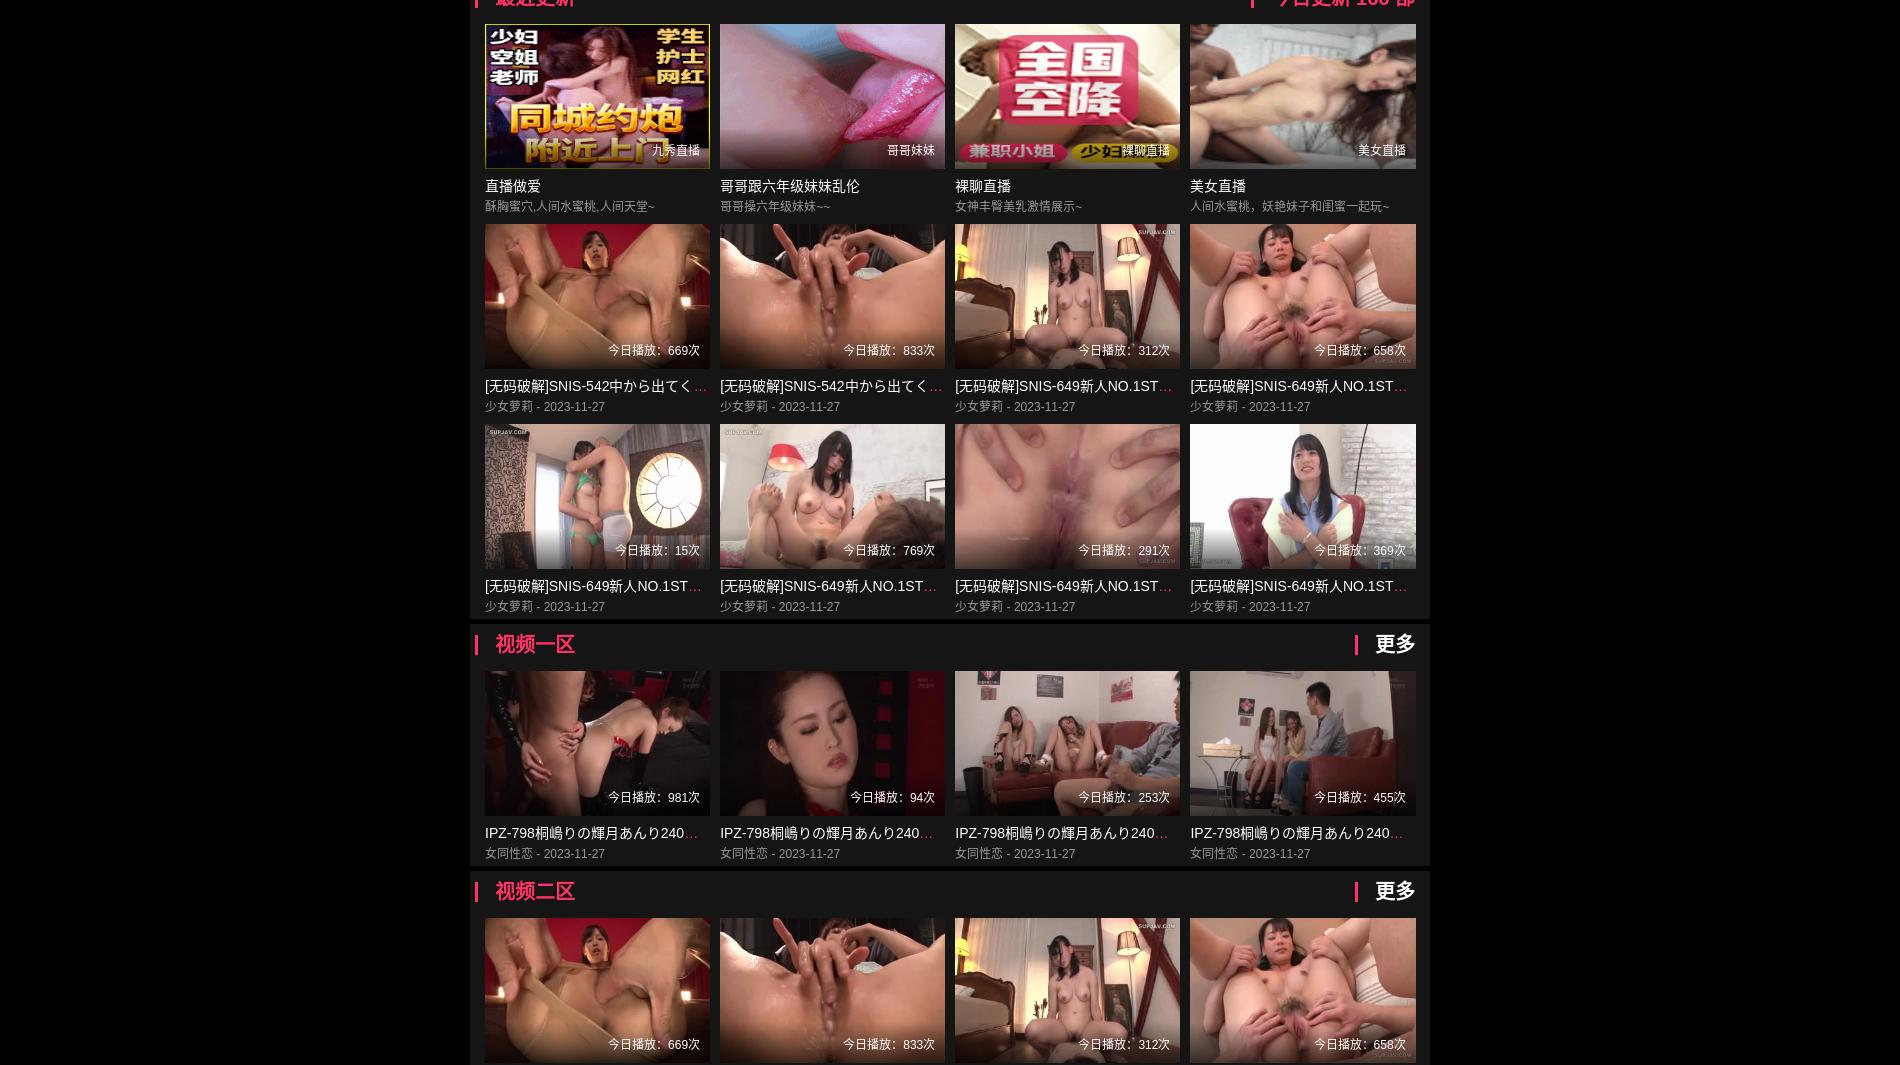 The image size is (1900, 1065). What do you see at coordinates (1307, 833) in the screenshot?
I see `'IPZ-798桐嶋りの輝月あんり240分W本指名SPECIAL極上風俗4本番＋ピンサロ豪華共演驚愕の全6コース！第10集'` at bounding box center [1307, 833].